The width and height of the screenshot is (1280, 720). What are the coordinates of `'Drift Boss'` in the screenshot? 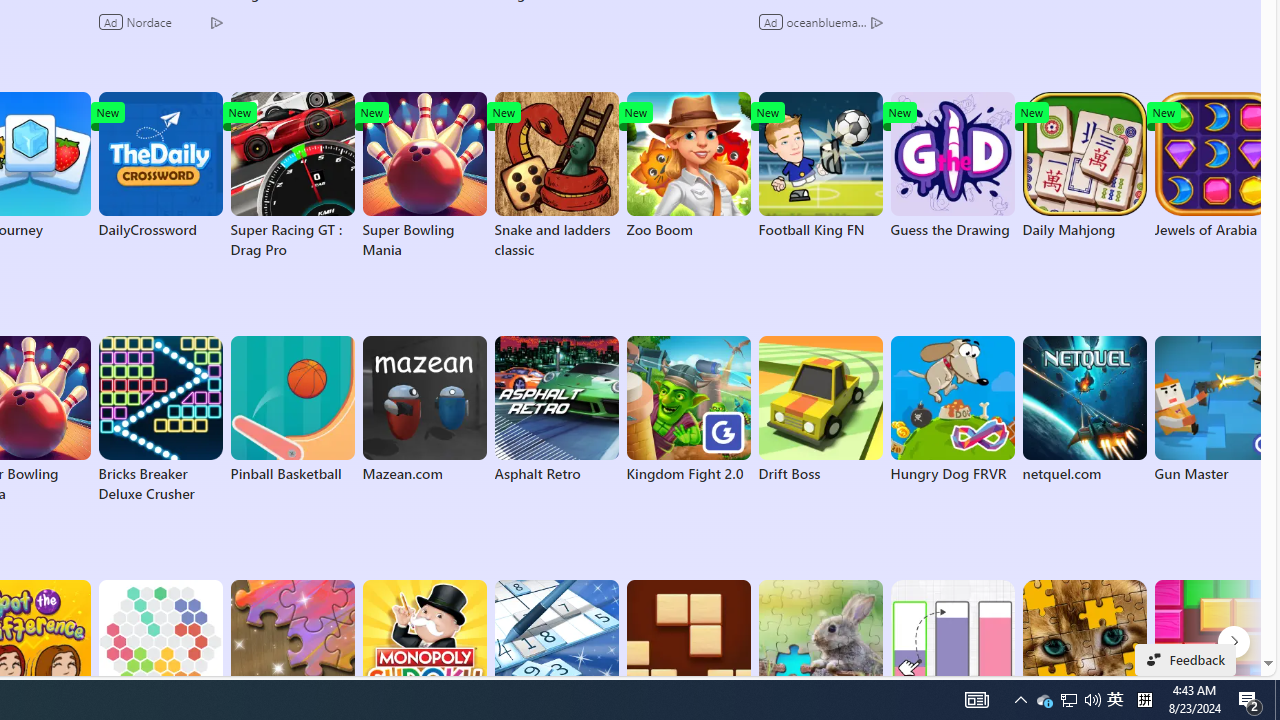 It's located at (820, 409).